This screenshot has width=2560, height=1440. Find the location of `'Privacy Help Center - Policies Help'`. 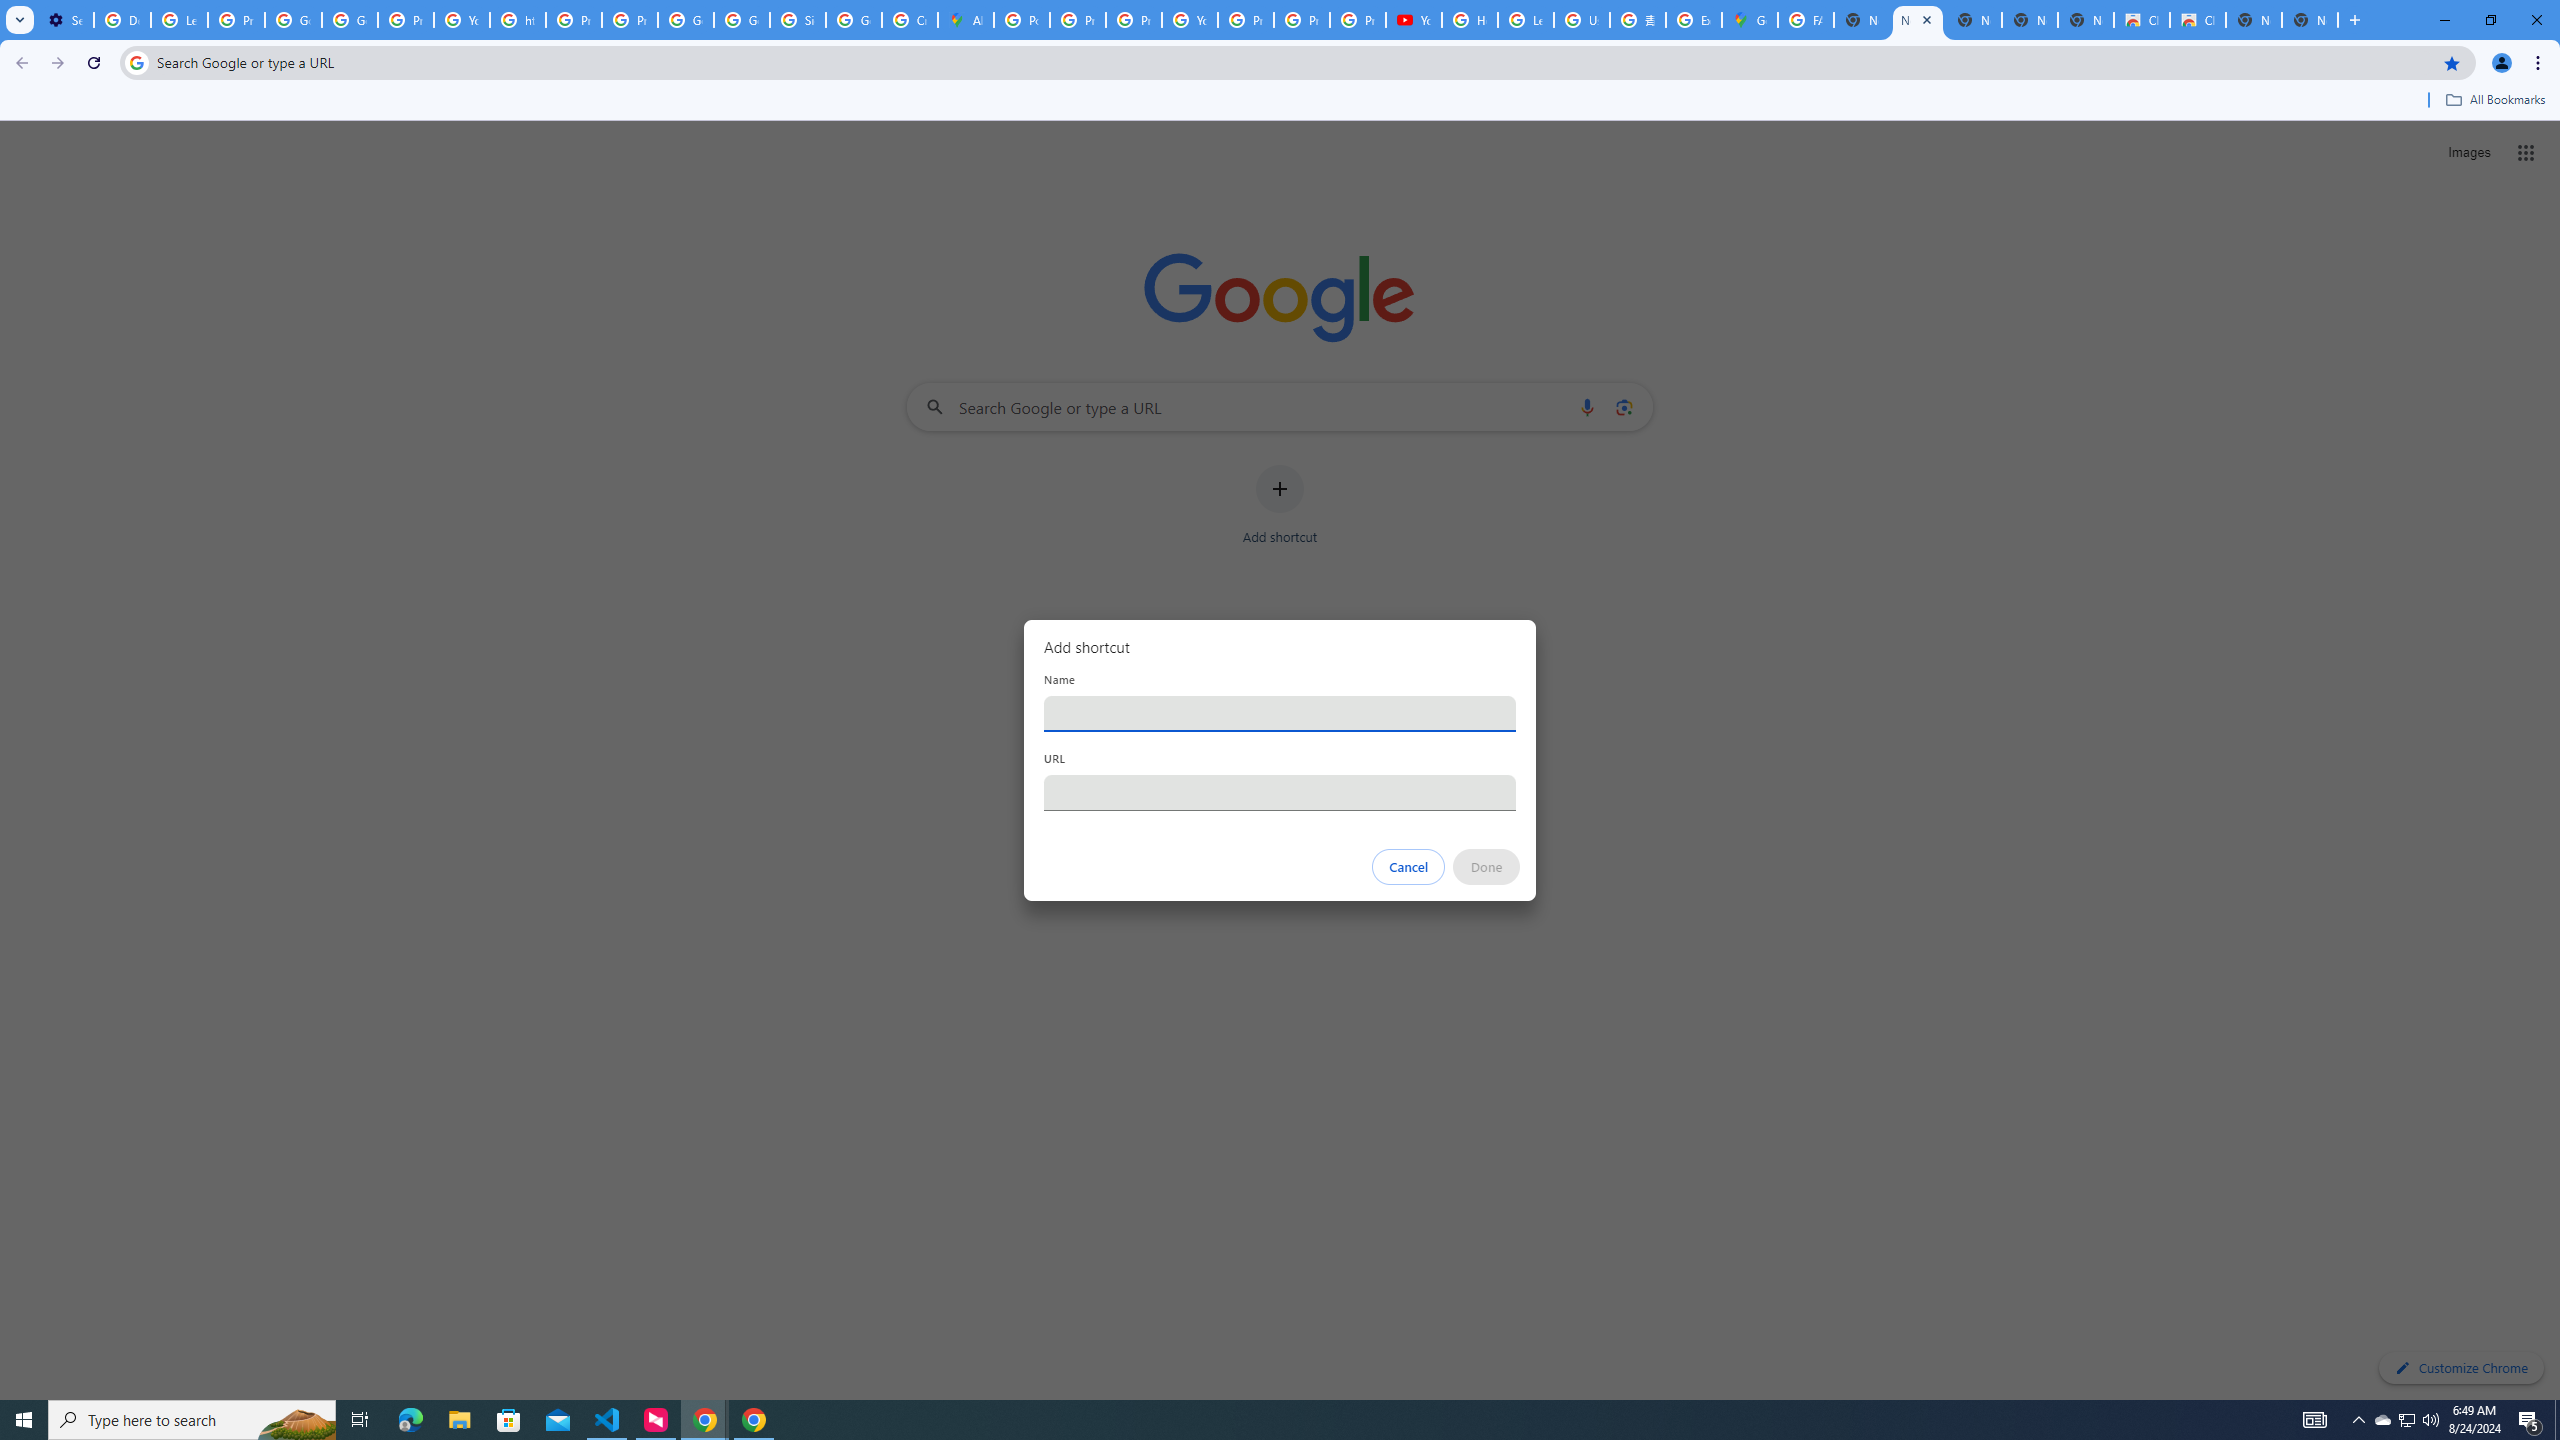

'Privacy Help Center - Policies Help' is located at coordinates (1079, 19).